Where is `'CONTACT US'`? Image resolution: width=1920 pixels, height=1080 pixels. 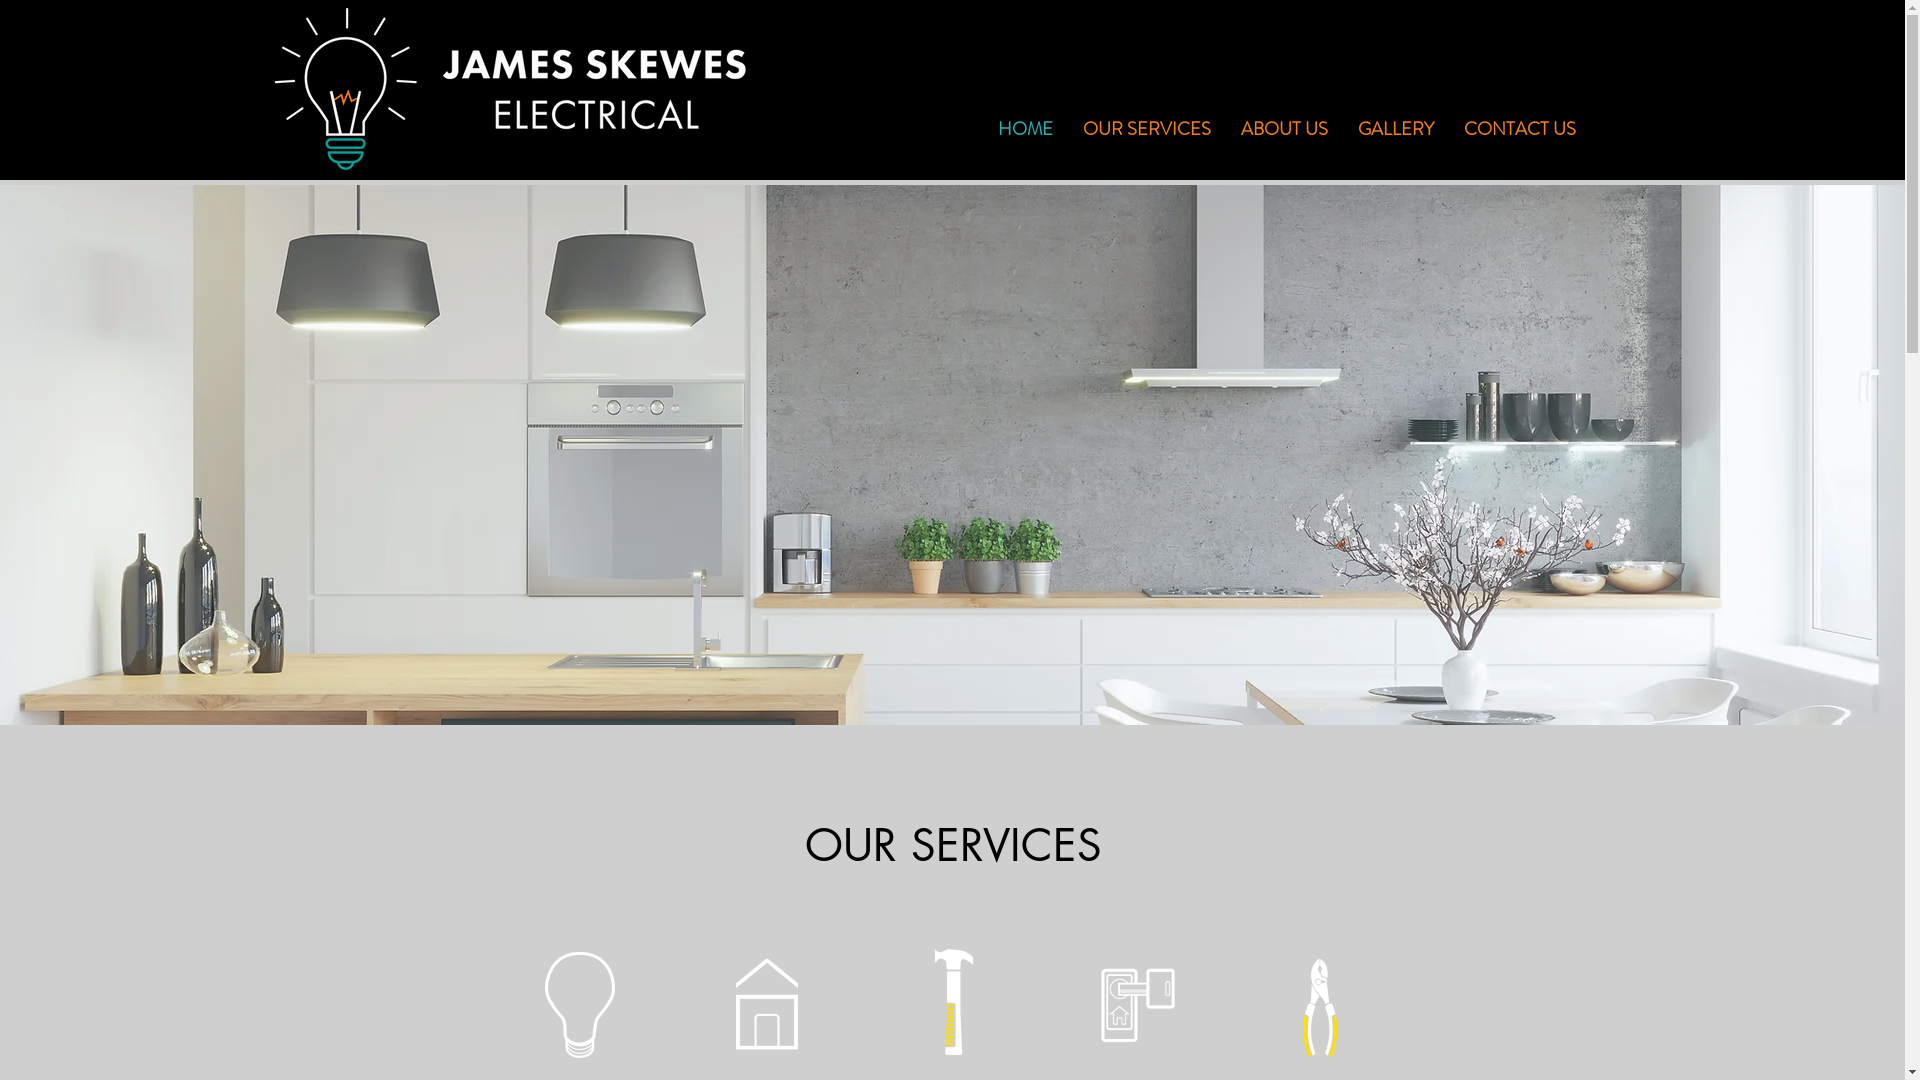
'CONTACT US' is located at coordinates (1518, 128).